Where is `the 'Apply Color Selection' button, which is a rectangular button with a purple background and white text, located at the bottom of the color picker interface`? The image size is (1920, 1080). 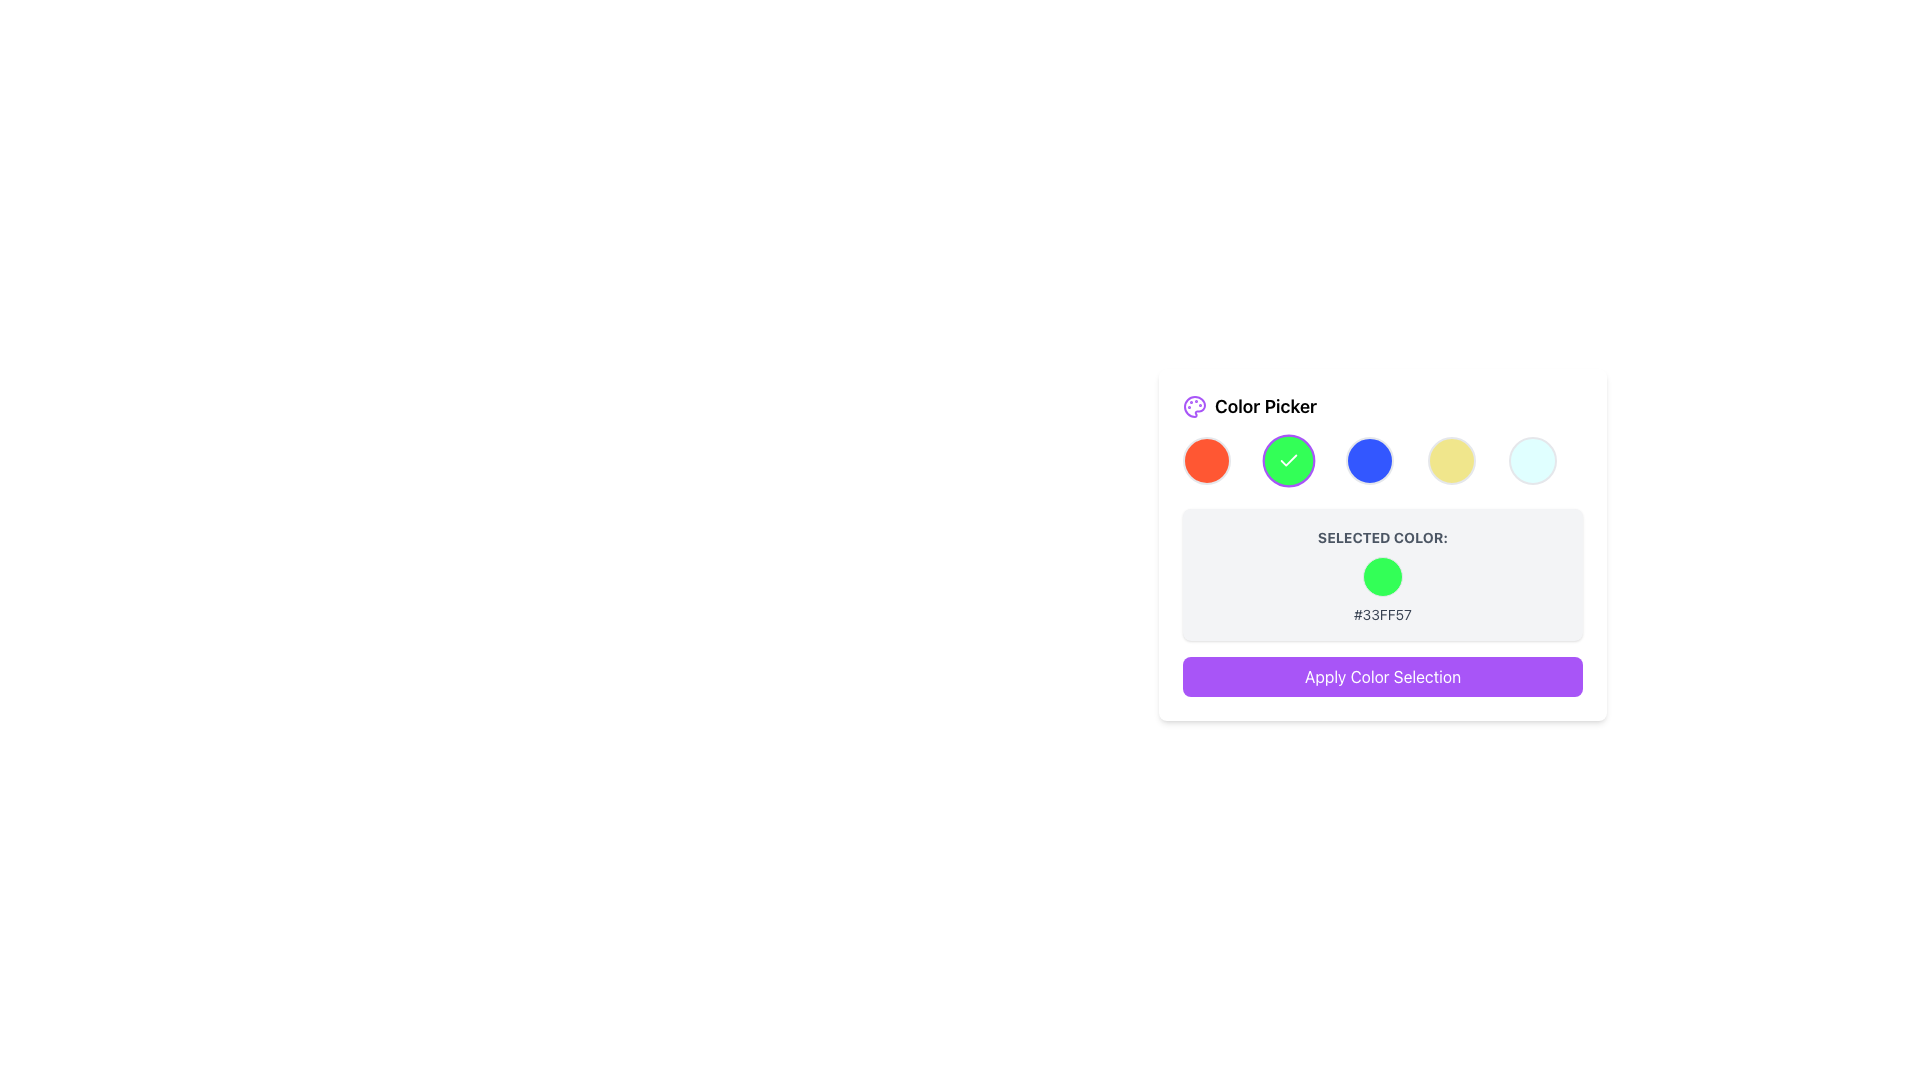 the 'Apply Color Selection' button, which is a rectangular button with a purple background and white text, located at the bottom of the color picker interface is located at coordinates (1381, 676).